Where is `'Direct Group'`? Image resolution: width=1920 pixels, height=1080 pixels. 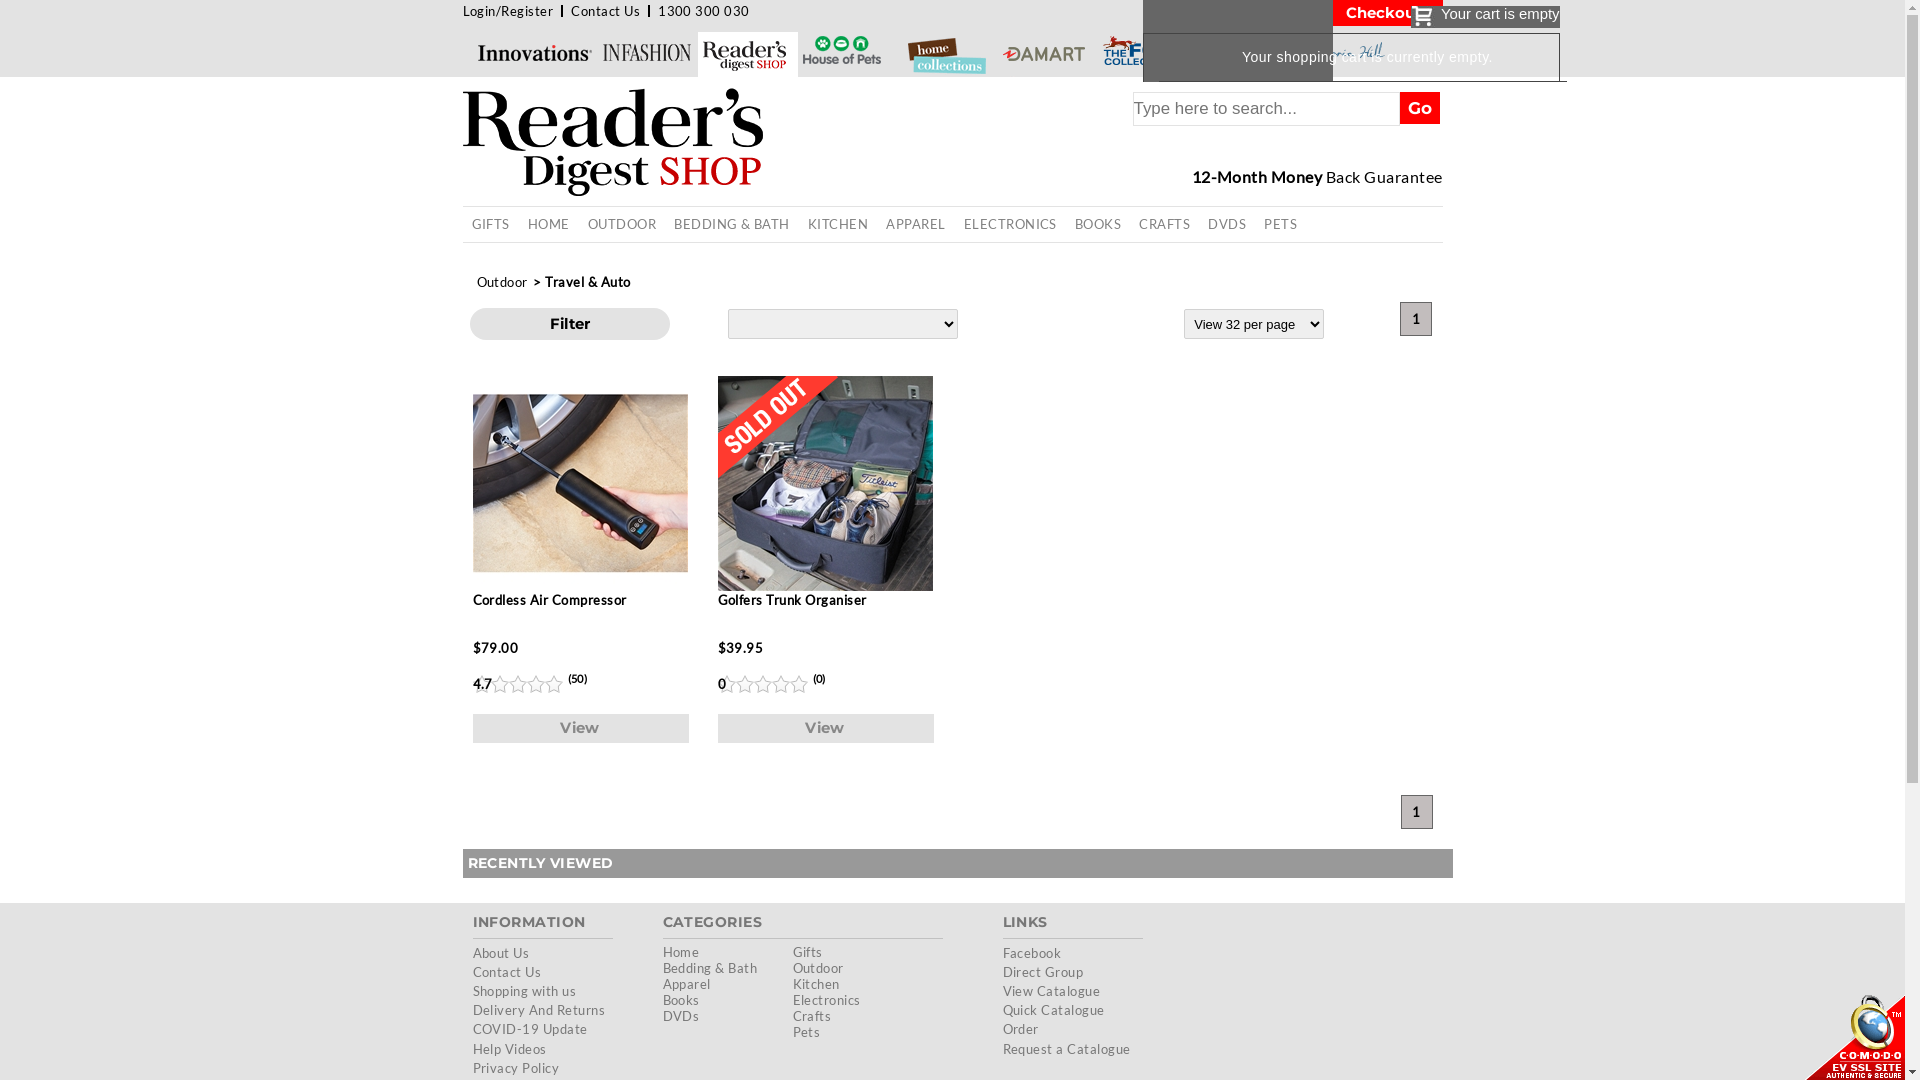 'Direct Group' is located at coordinates (1041, 971).